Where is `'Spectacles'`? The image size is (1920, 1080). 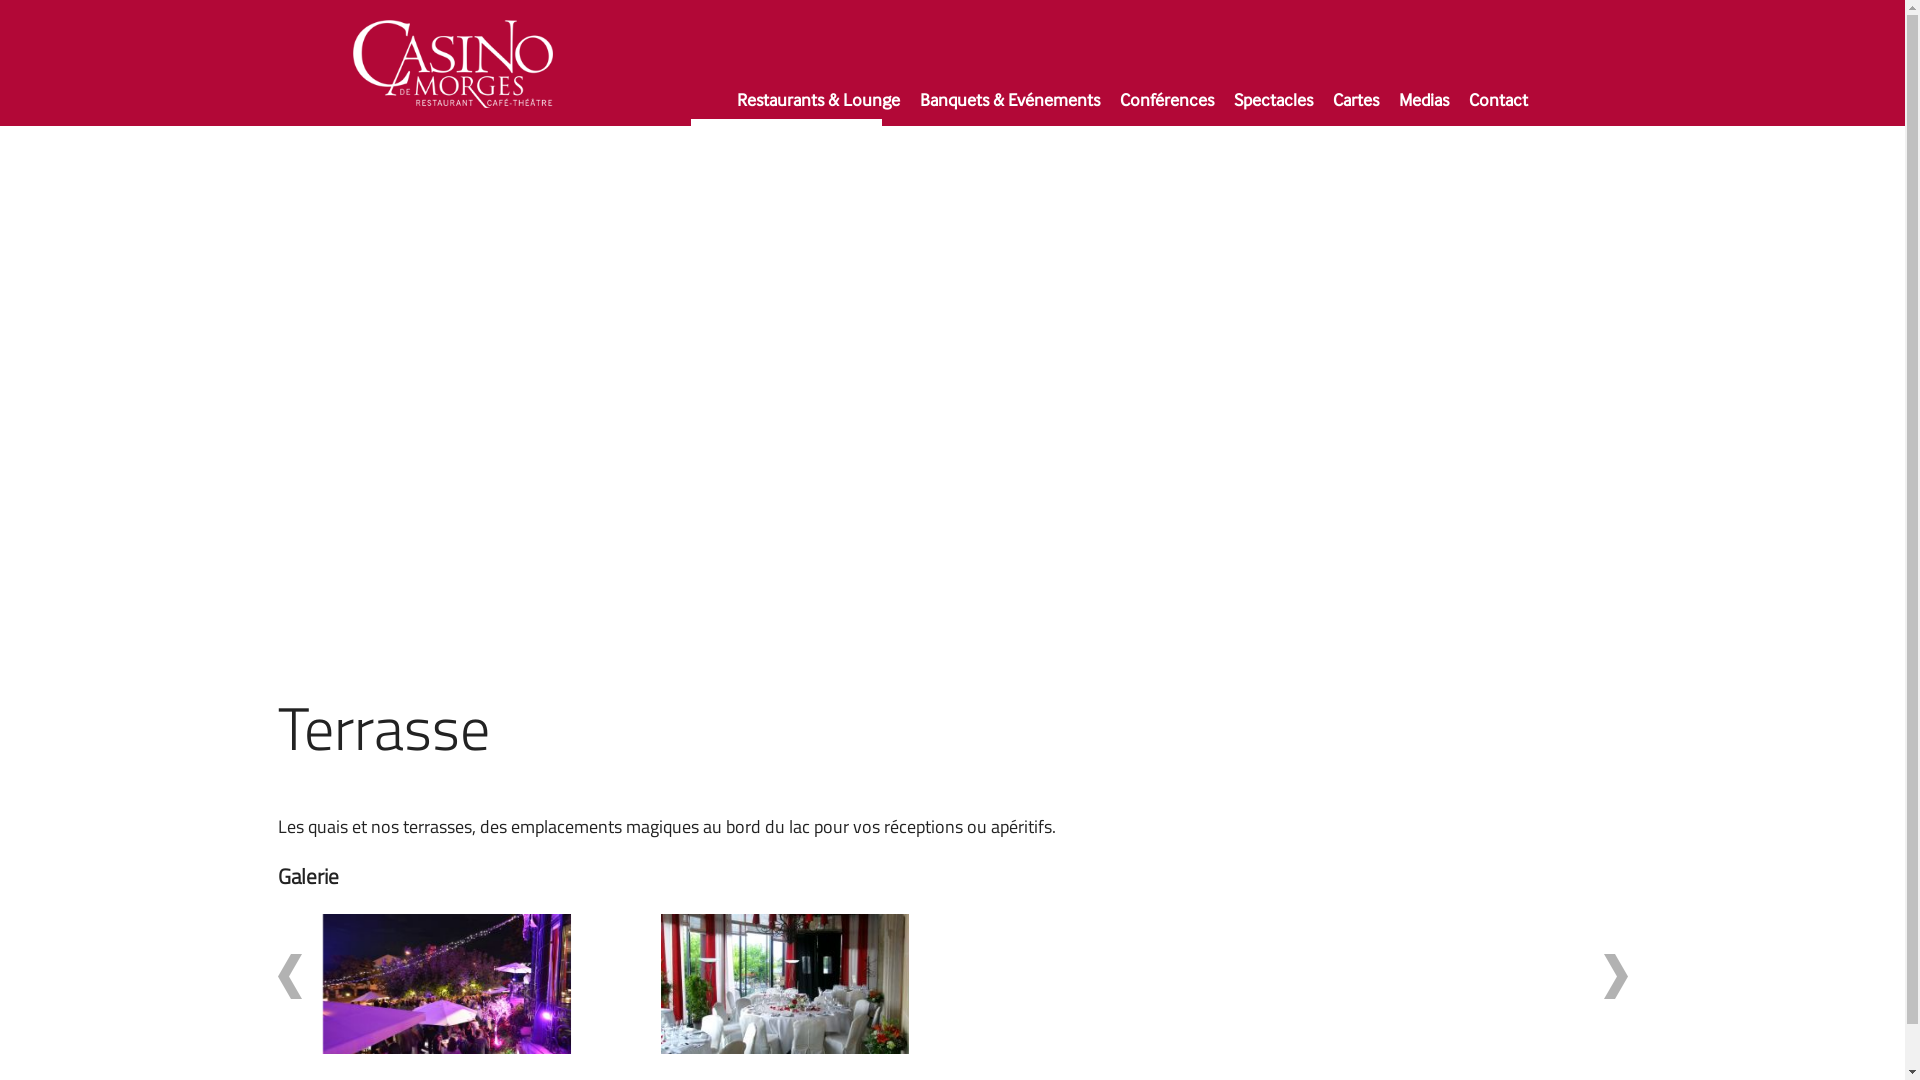
'Spectacles' is located at coordinates (1224, 108).